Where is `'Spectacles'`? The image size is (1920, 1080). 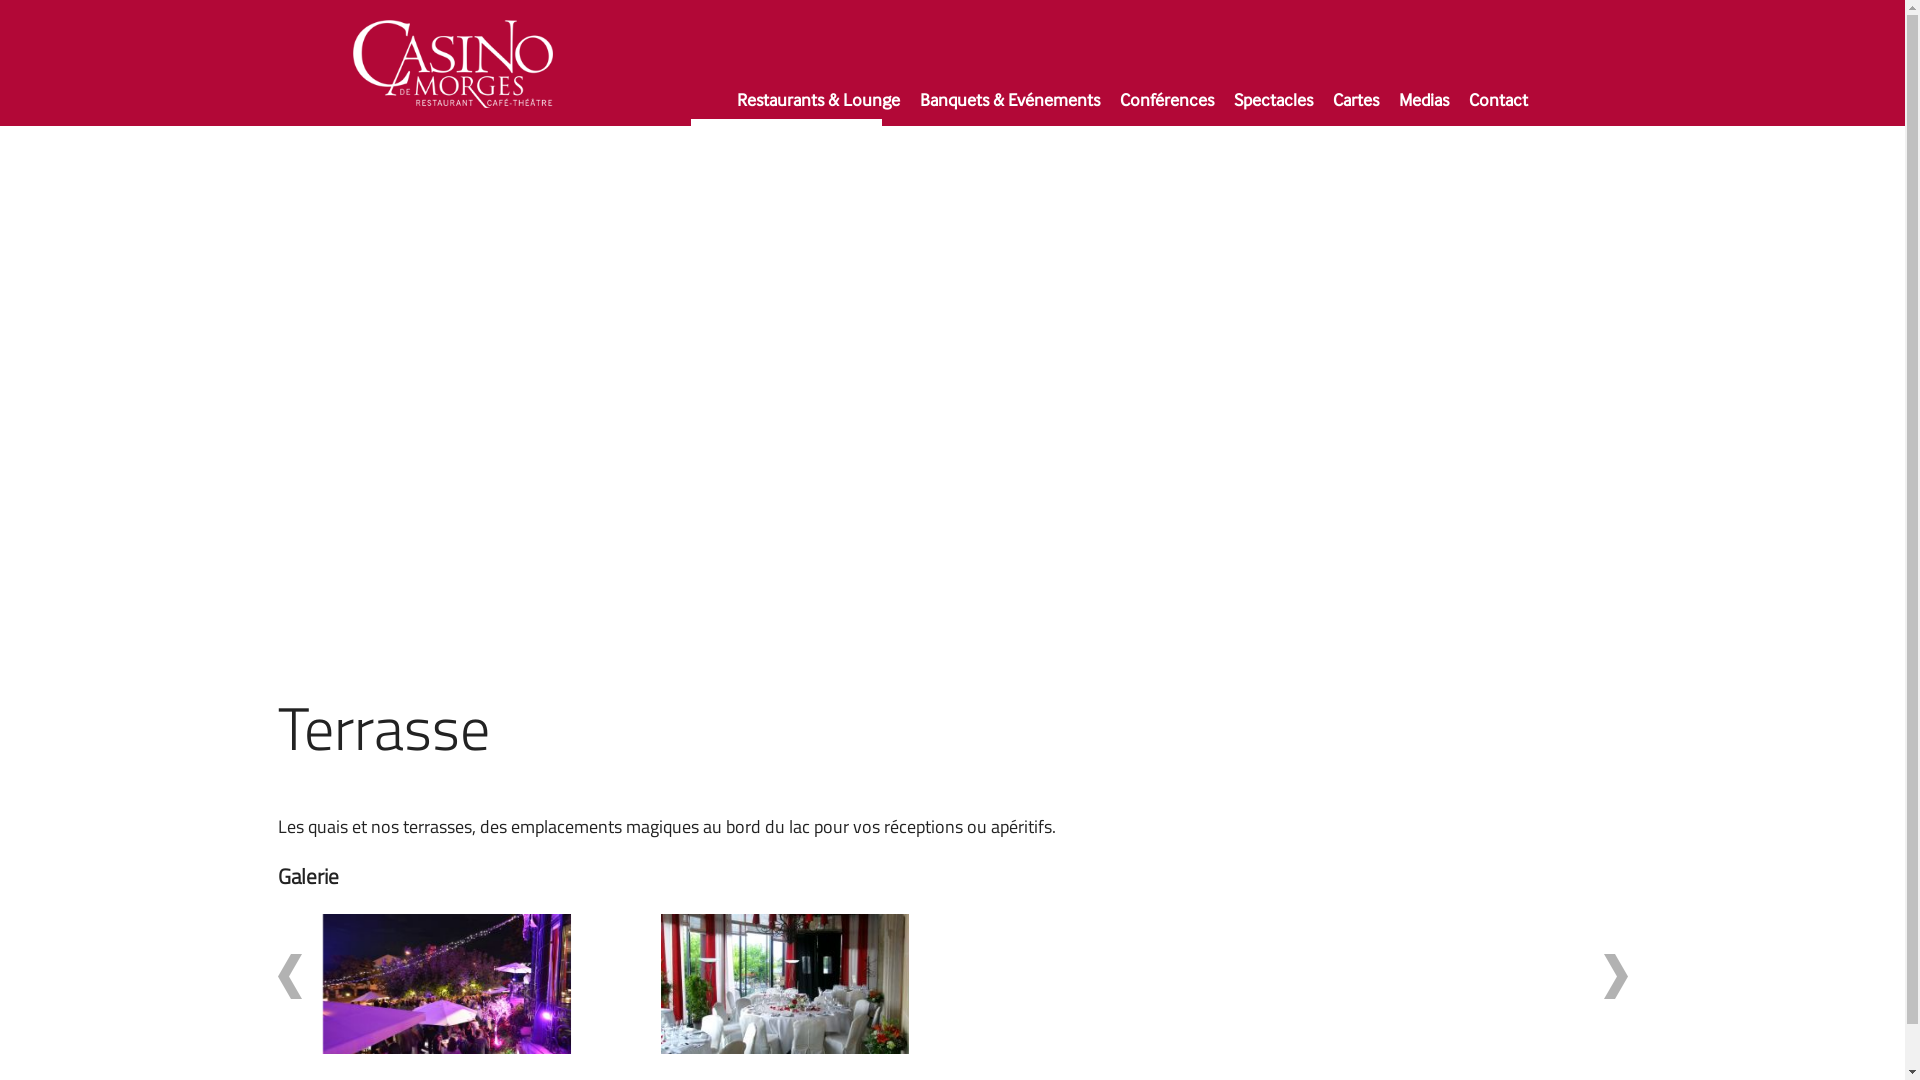
'Spectacles' is located at coordinates (1224, 108).